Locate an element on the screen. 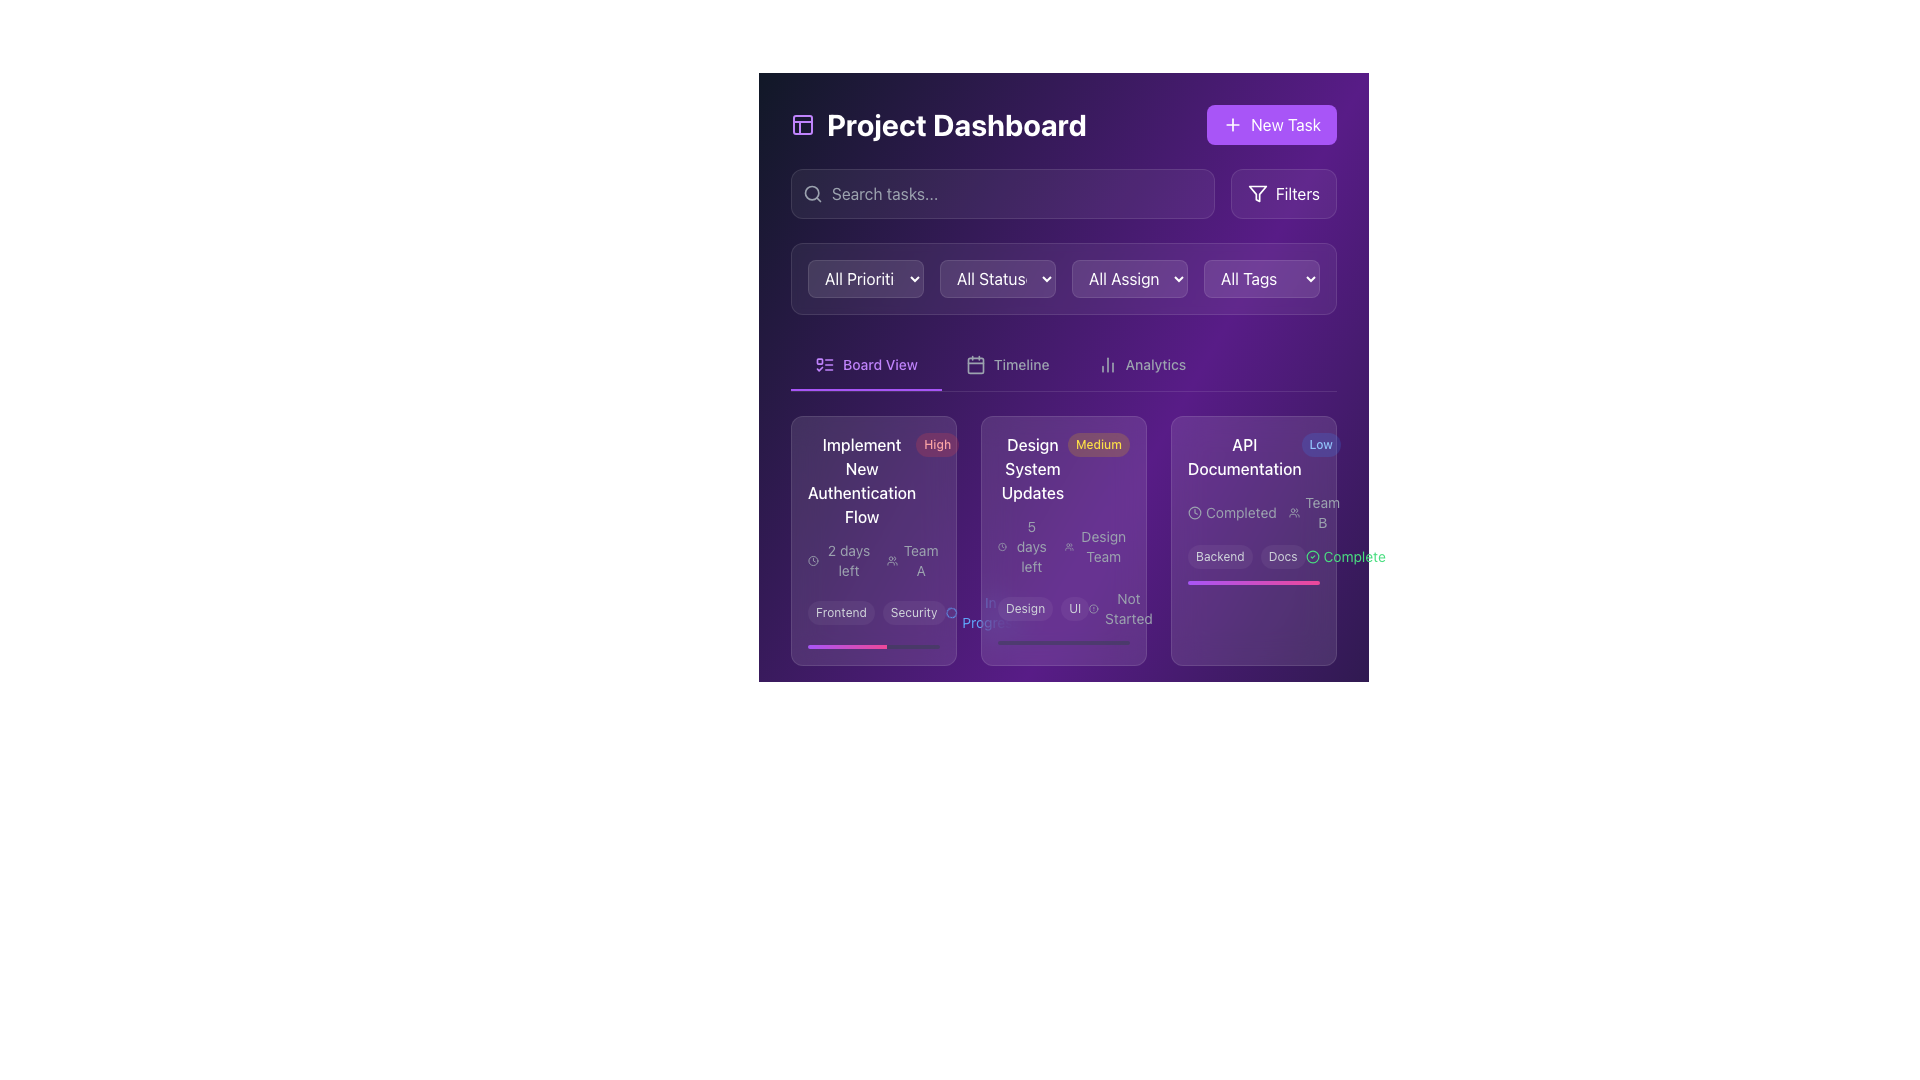  the 'Project Dashboard' section header to emphasize it visually, which is located at the top of the interface with the '+ New Task' button on the far right is located at coordinates (1063, 124).